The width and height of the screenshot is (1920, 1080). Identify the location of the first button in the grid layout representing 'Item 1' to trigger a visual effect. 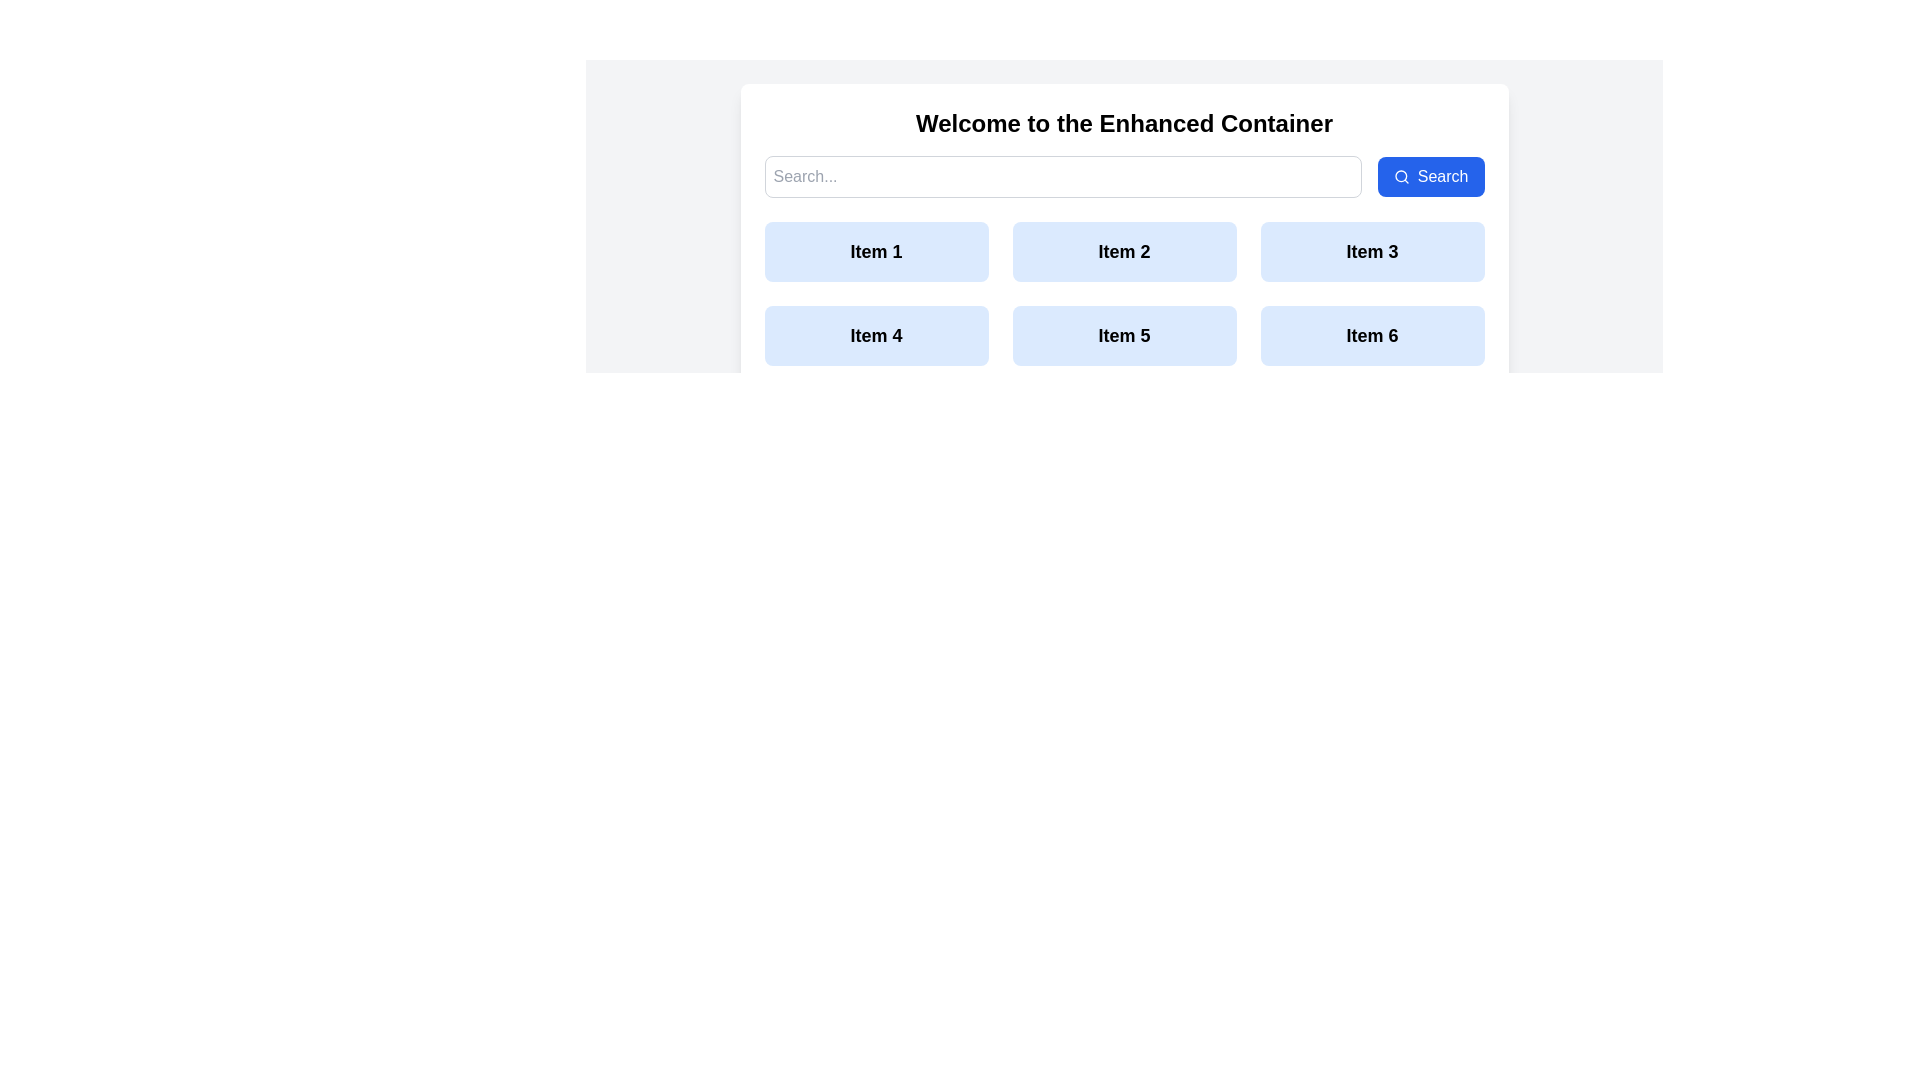
(876, 250).